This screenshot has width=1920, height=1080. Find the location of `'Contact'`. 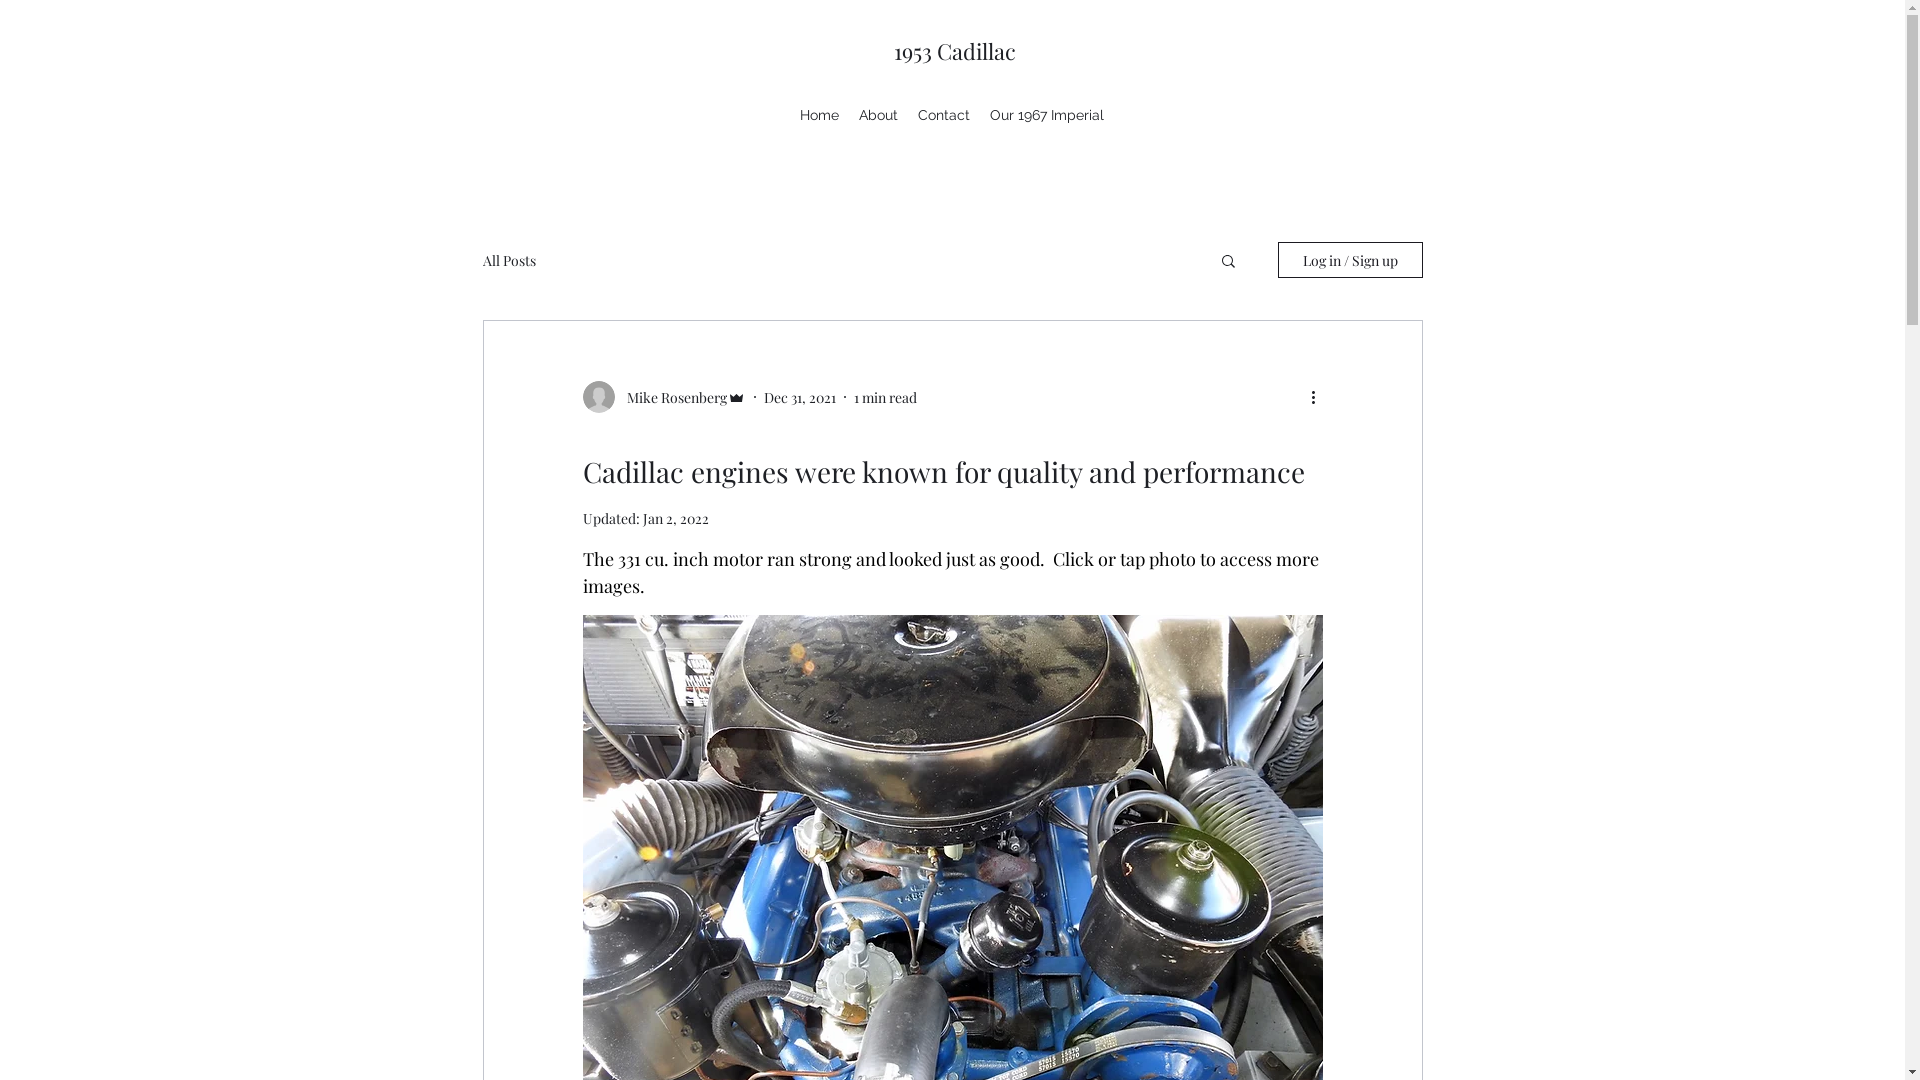

'Contact' is located at coordinates (906, 115).